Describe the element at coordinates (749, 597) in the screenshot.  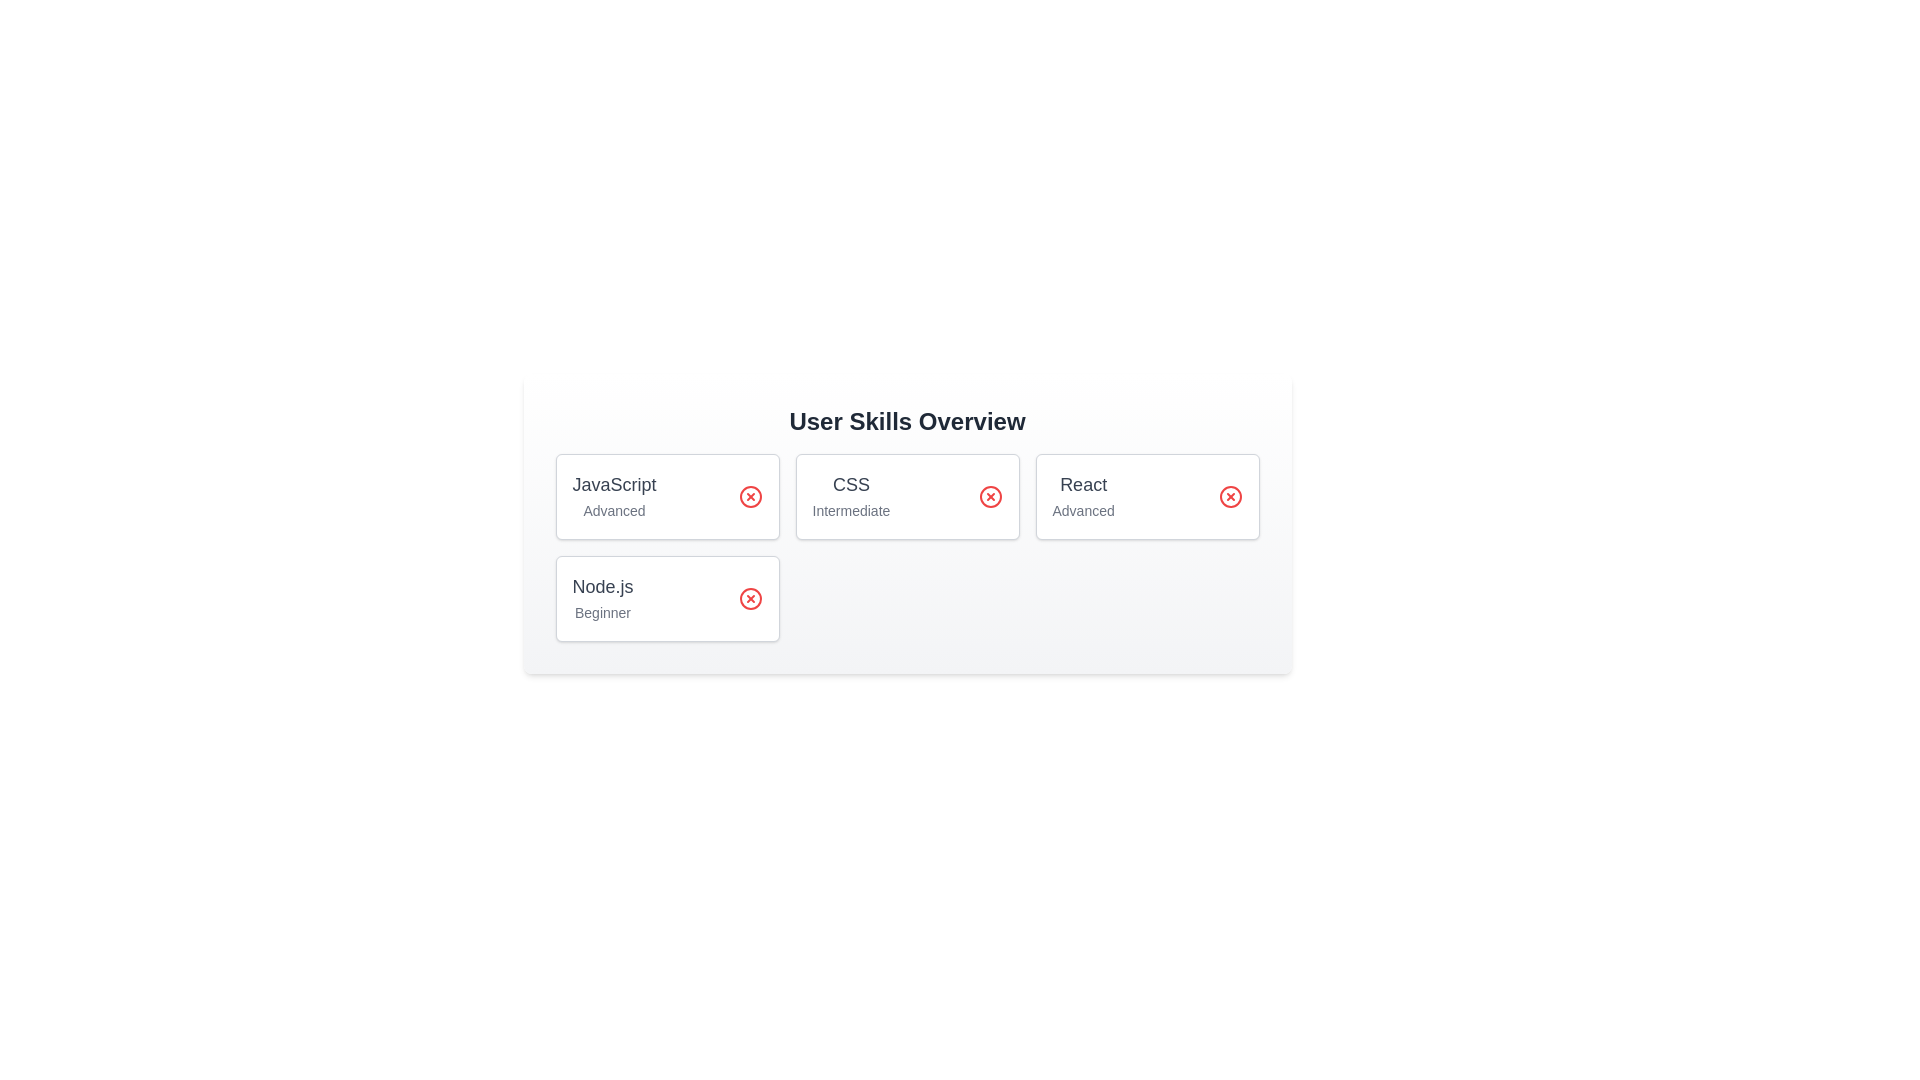
I see `the delete button for the skill Node.js` at that location.